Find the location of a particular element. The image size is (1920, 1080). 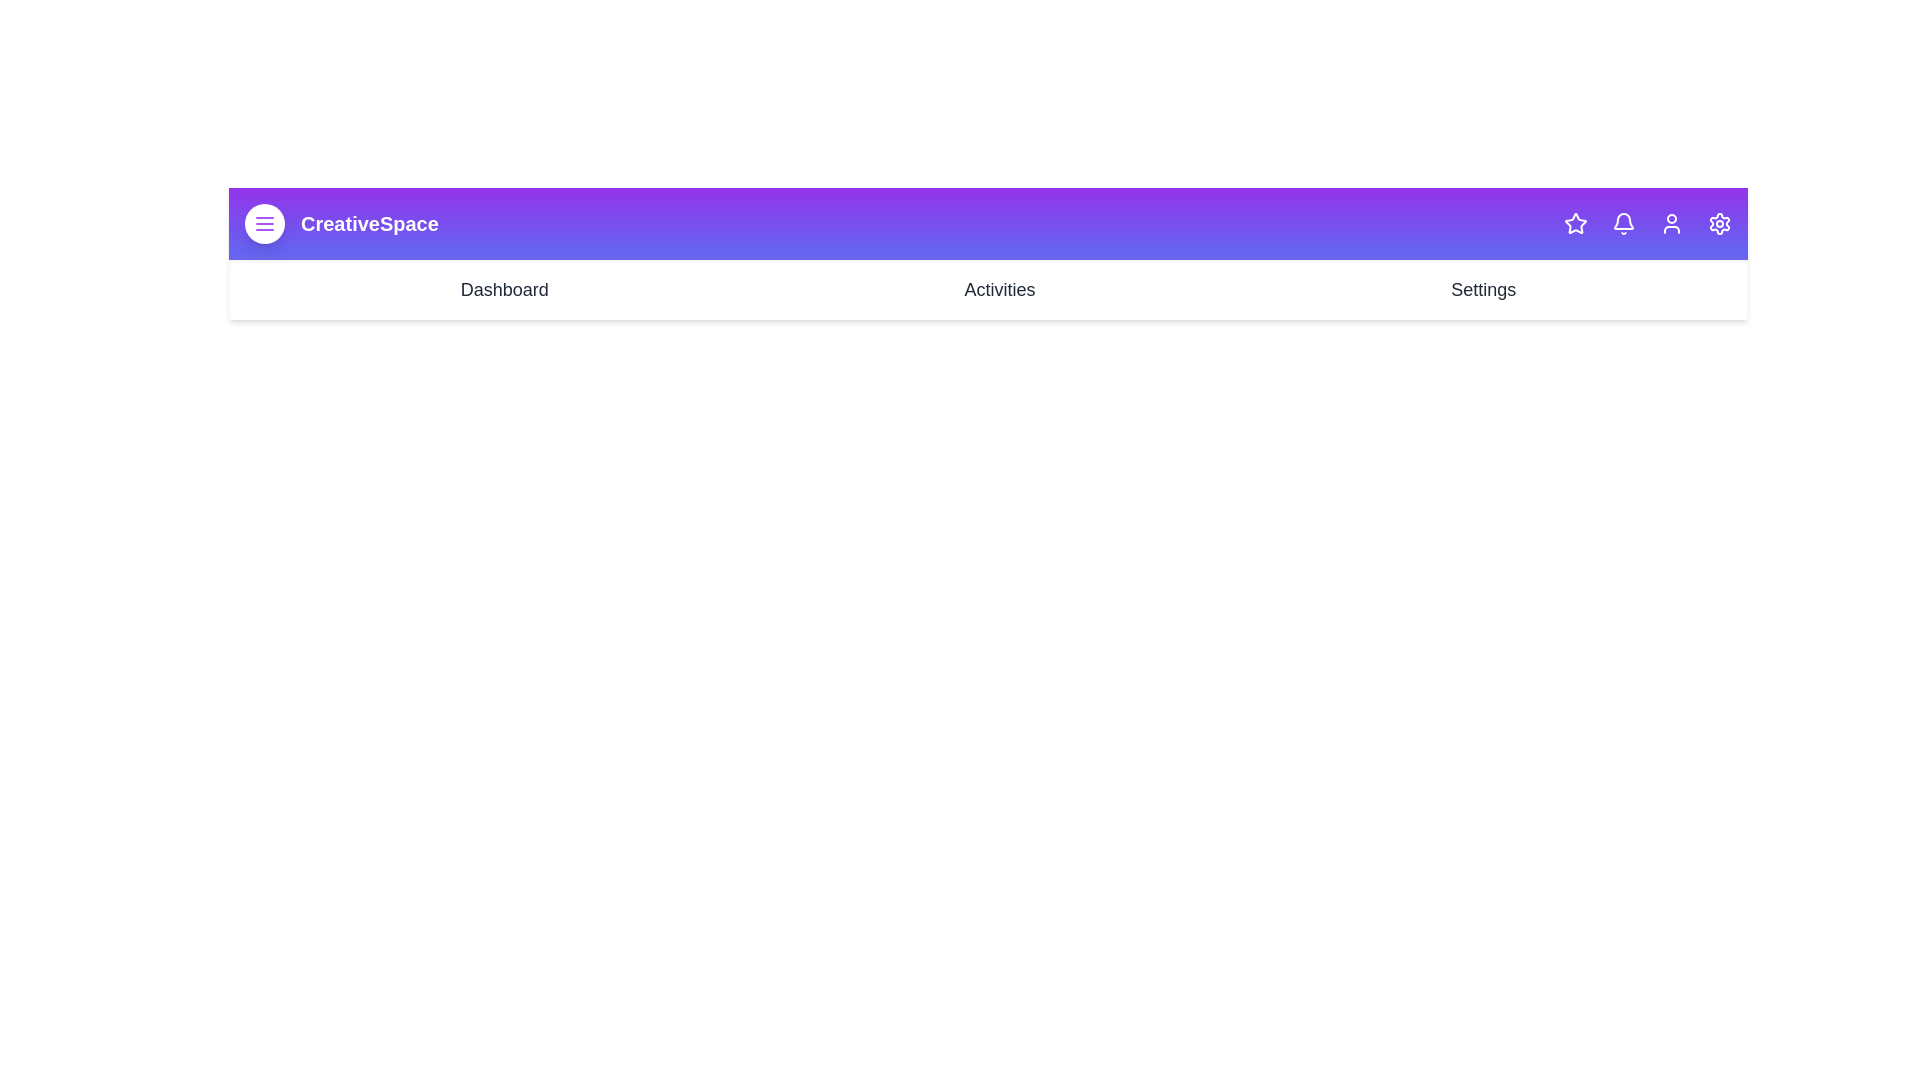

the 'Activities' button in the navigation bar is located at coordinates (999, 289).